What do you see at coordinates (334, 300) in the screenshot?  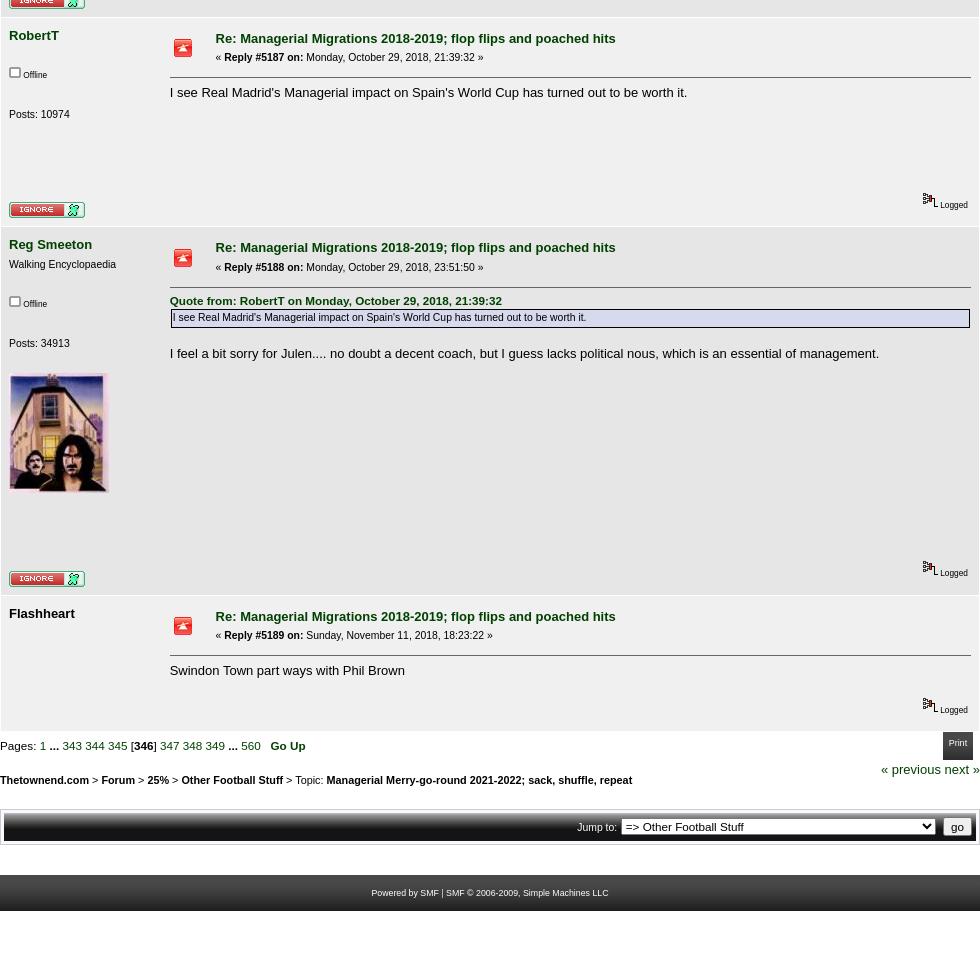 I see `'Quote from: RobertT on Monday, October 29, 2018, 21:39:32'` at bounding box center [334, 300].